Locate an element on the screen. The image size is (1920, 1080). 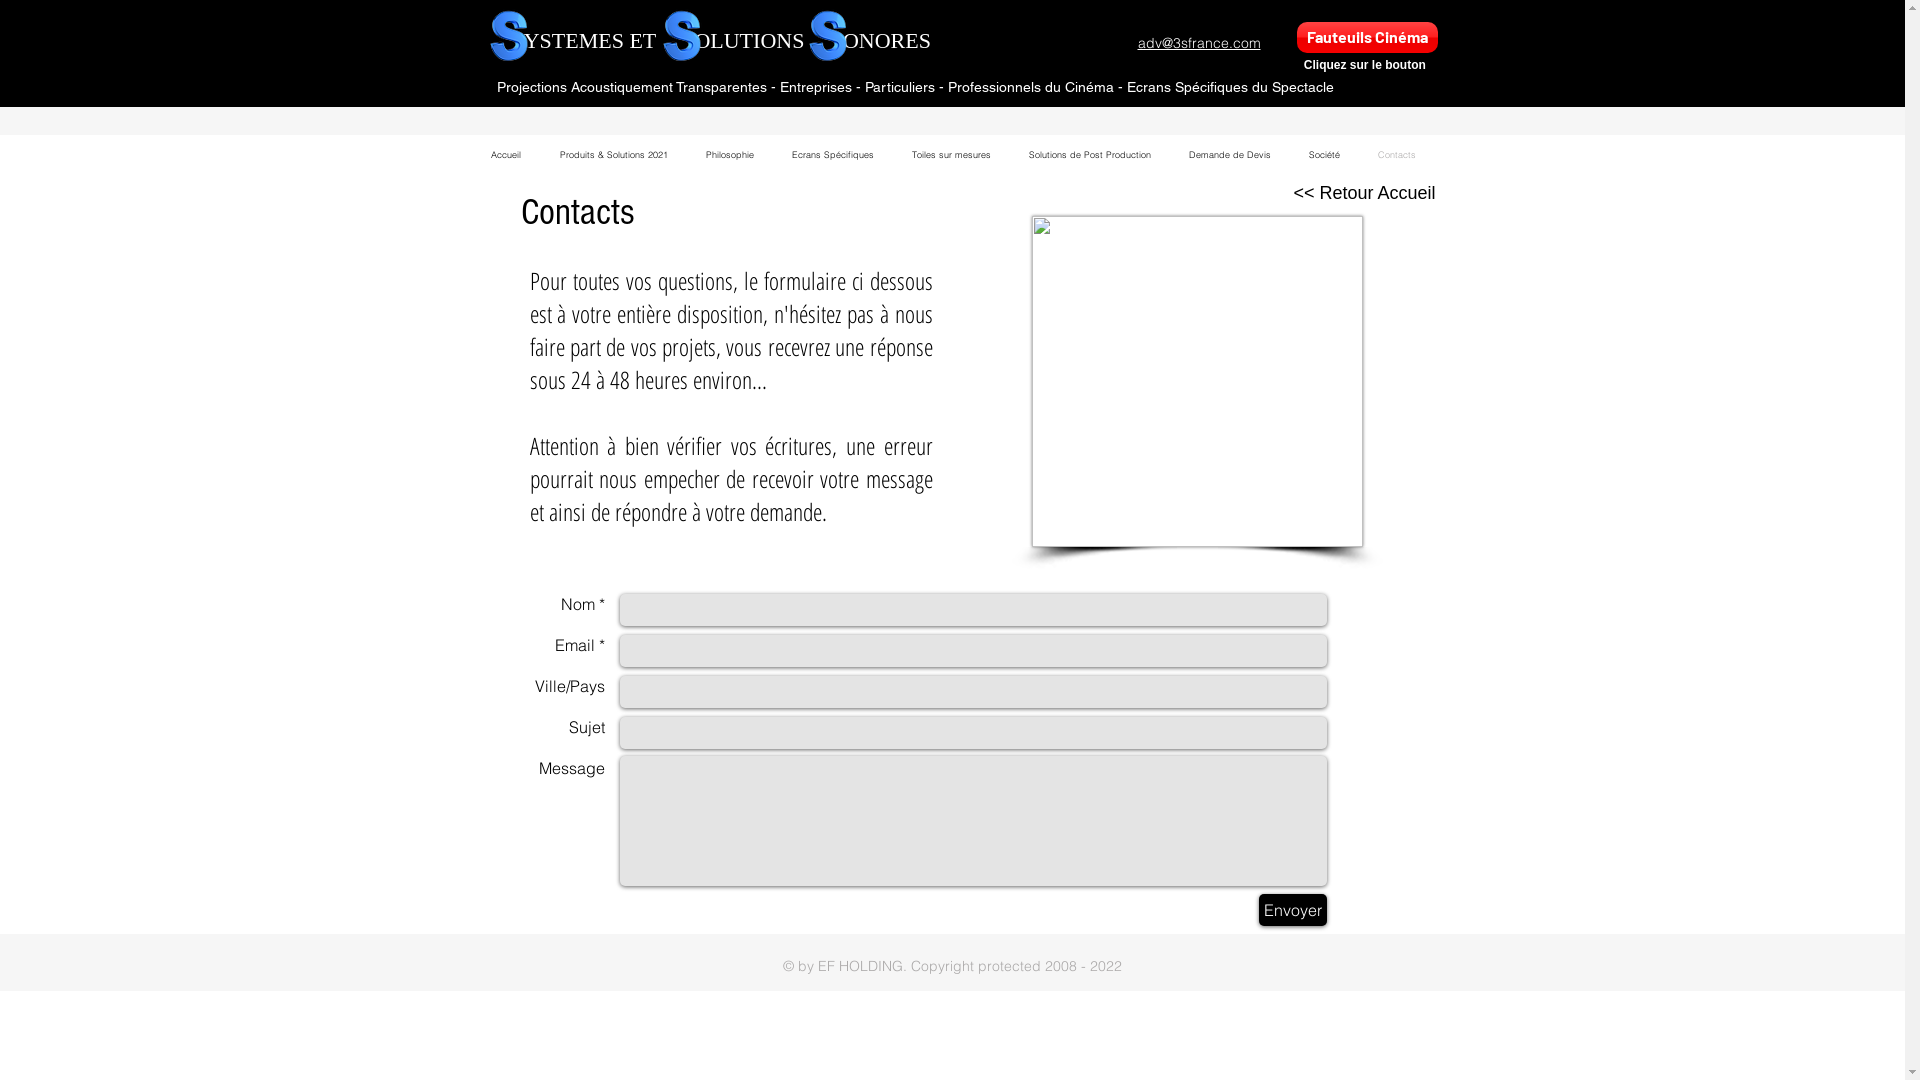
'Philosophie' is located at coordinates (728, 153).